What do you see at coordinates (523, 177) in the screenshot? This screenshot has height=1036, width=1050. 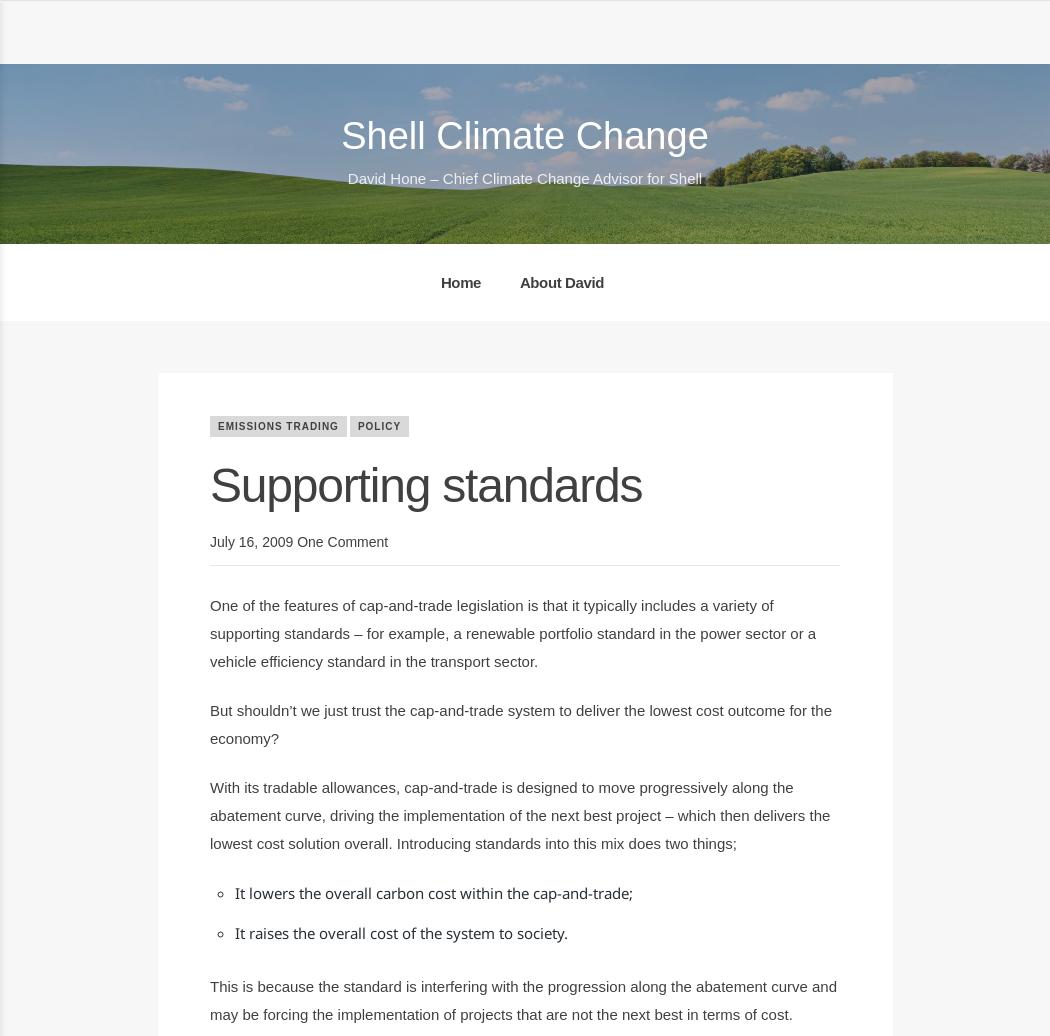 I see `'David Hone – Chief Climate Change Advisor for Shell'` at bounding box center [523, 177].